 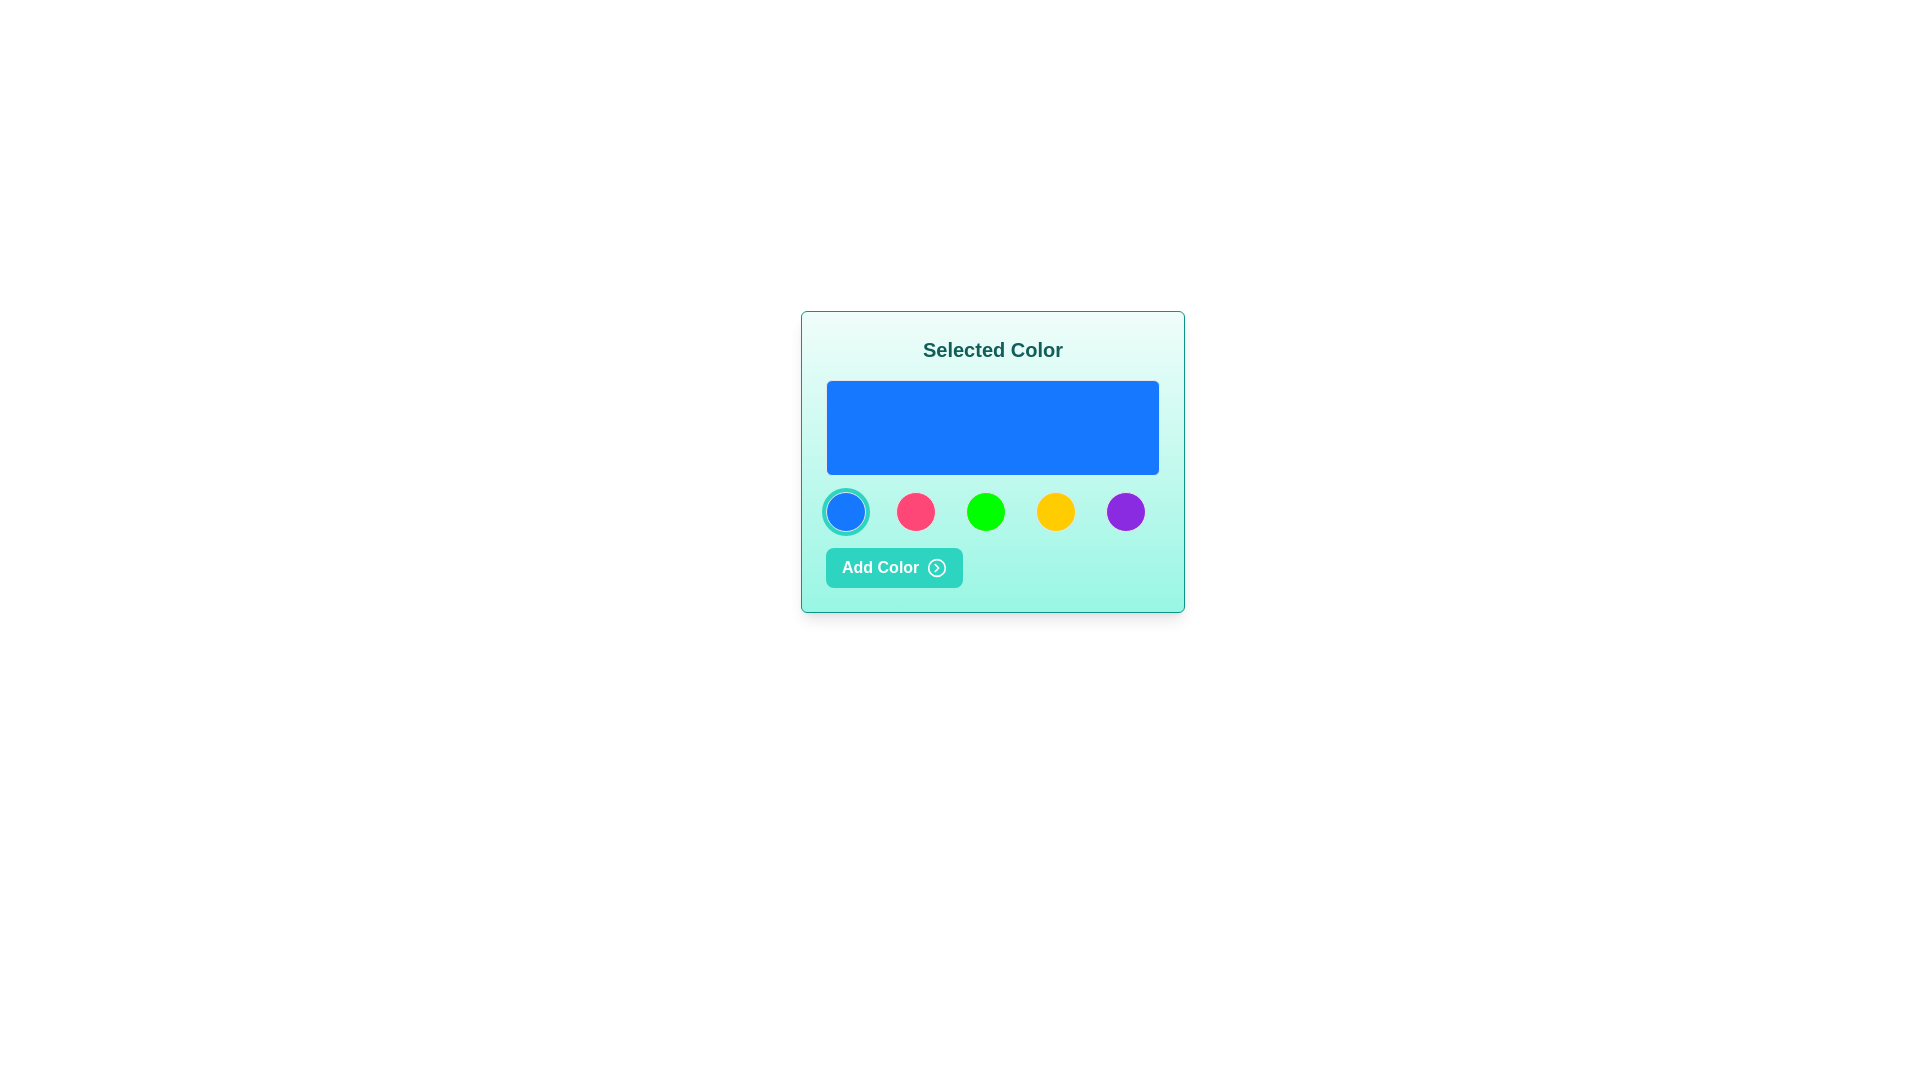 I want to click on the Color display area that visually represents the selected color, located beneath the 'Selected Color' title and above the colored buttons, so click(x=993, y=427).